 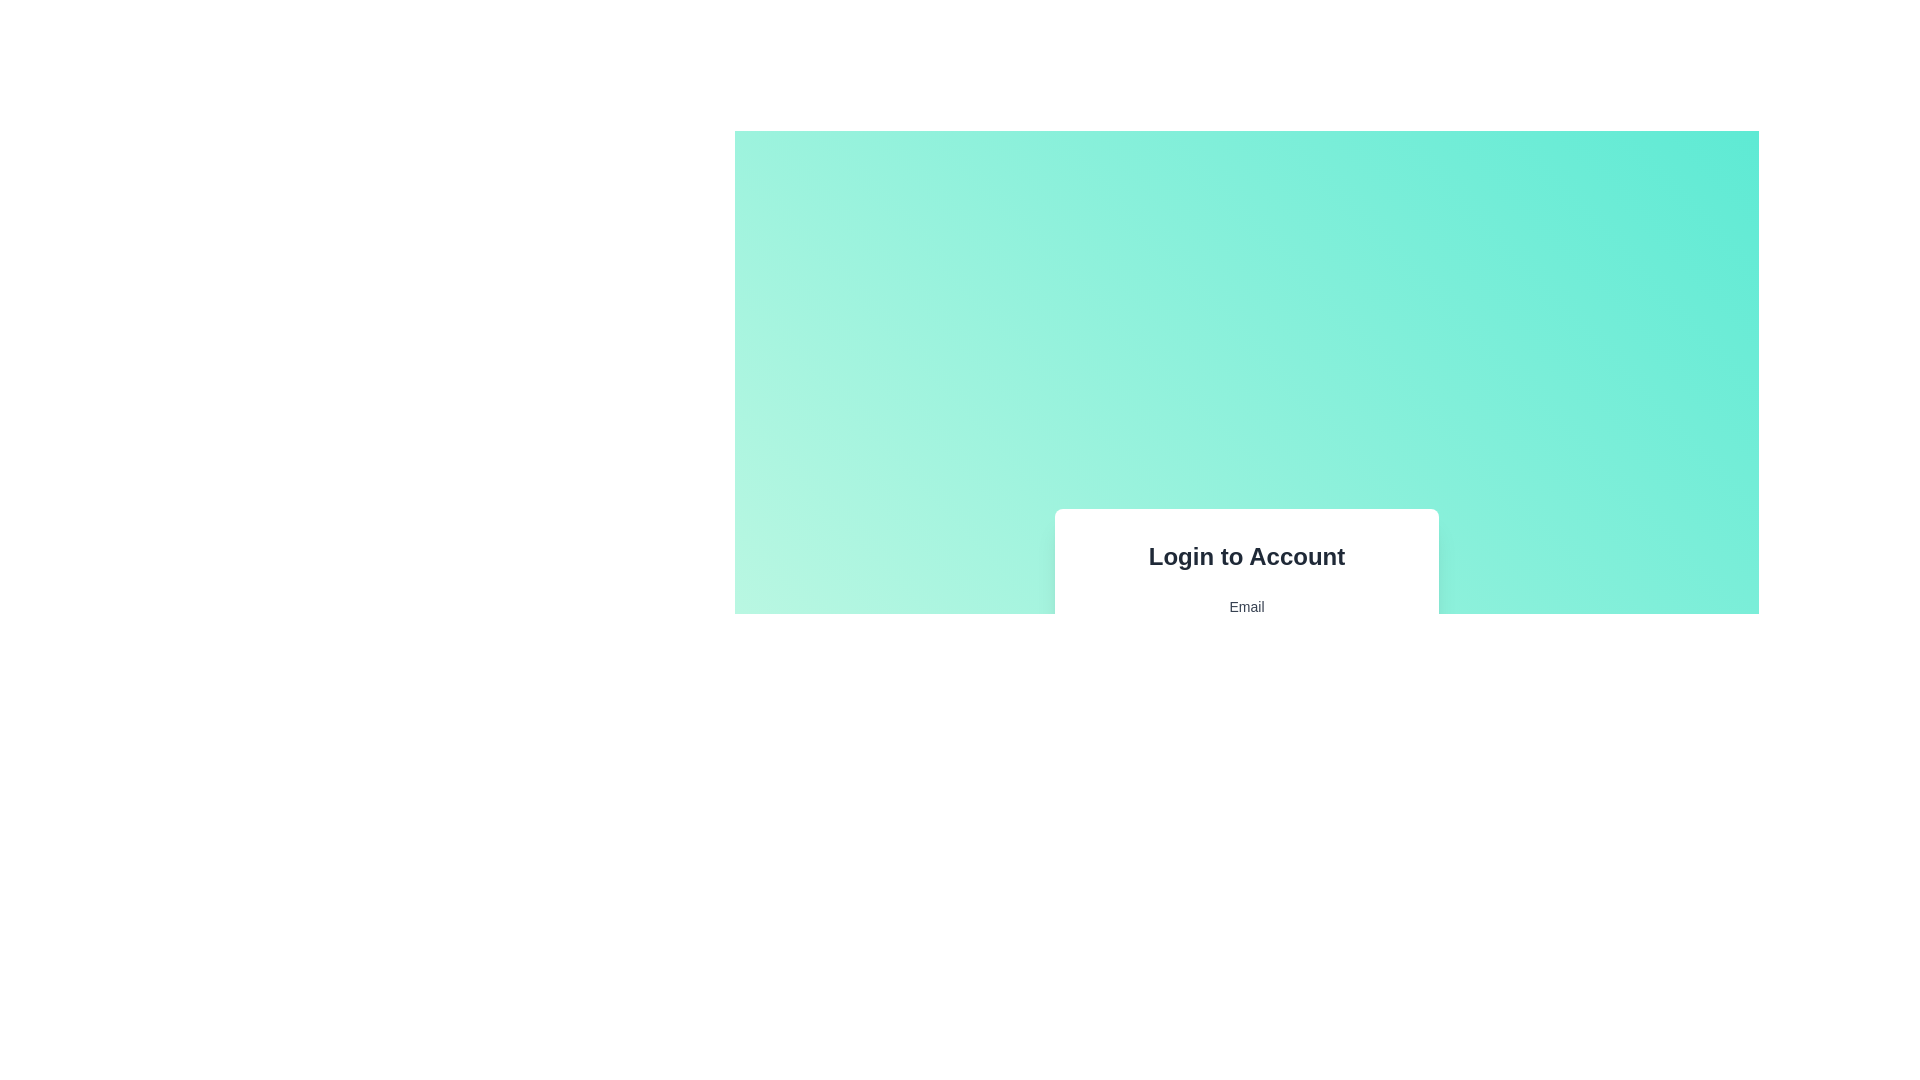 What do you see at coordinates (1246, 605) in the screenshot?
I see `the text label that provides context for the email input field, located at the top center of the login form box, directly above the email input field` at bounding box center [1246, 605].